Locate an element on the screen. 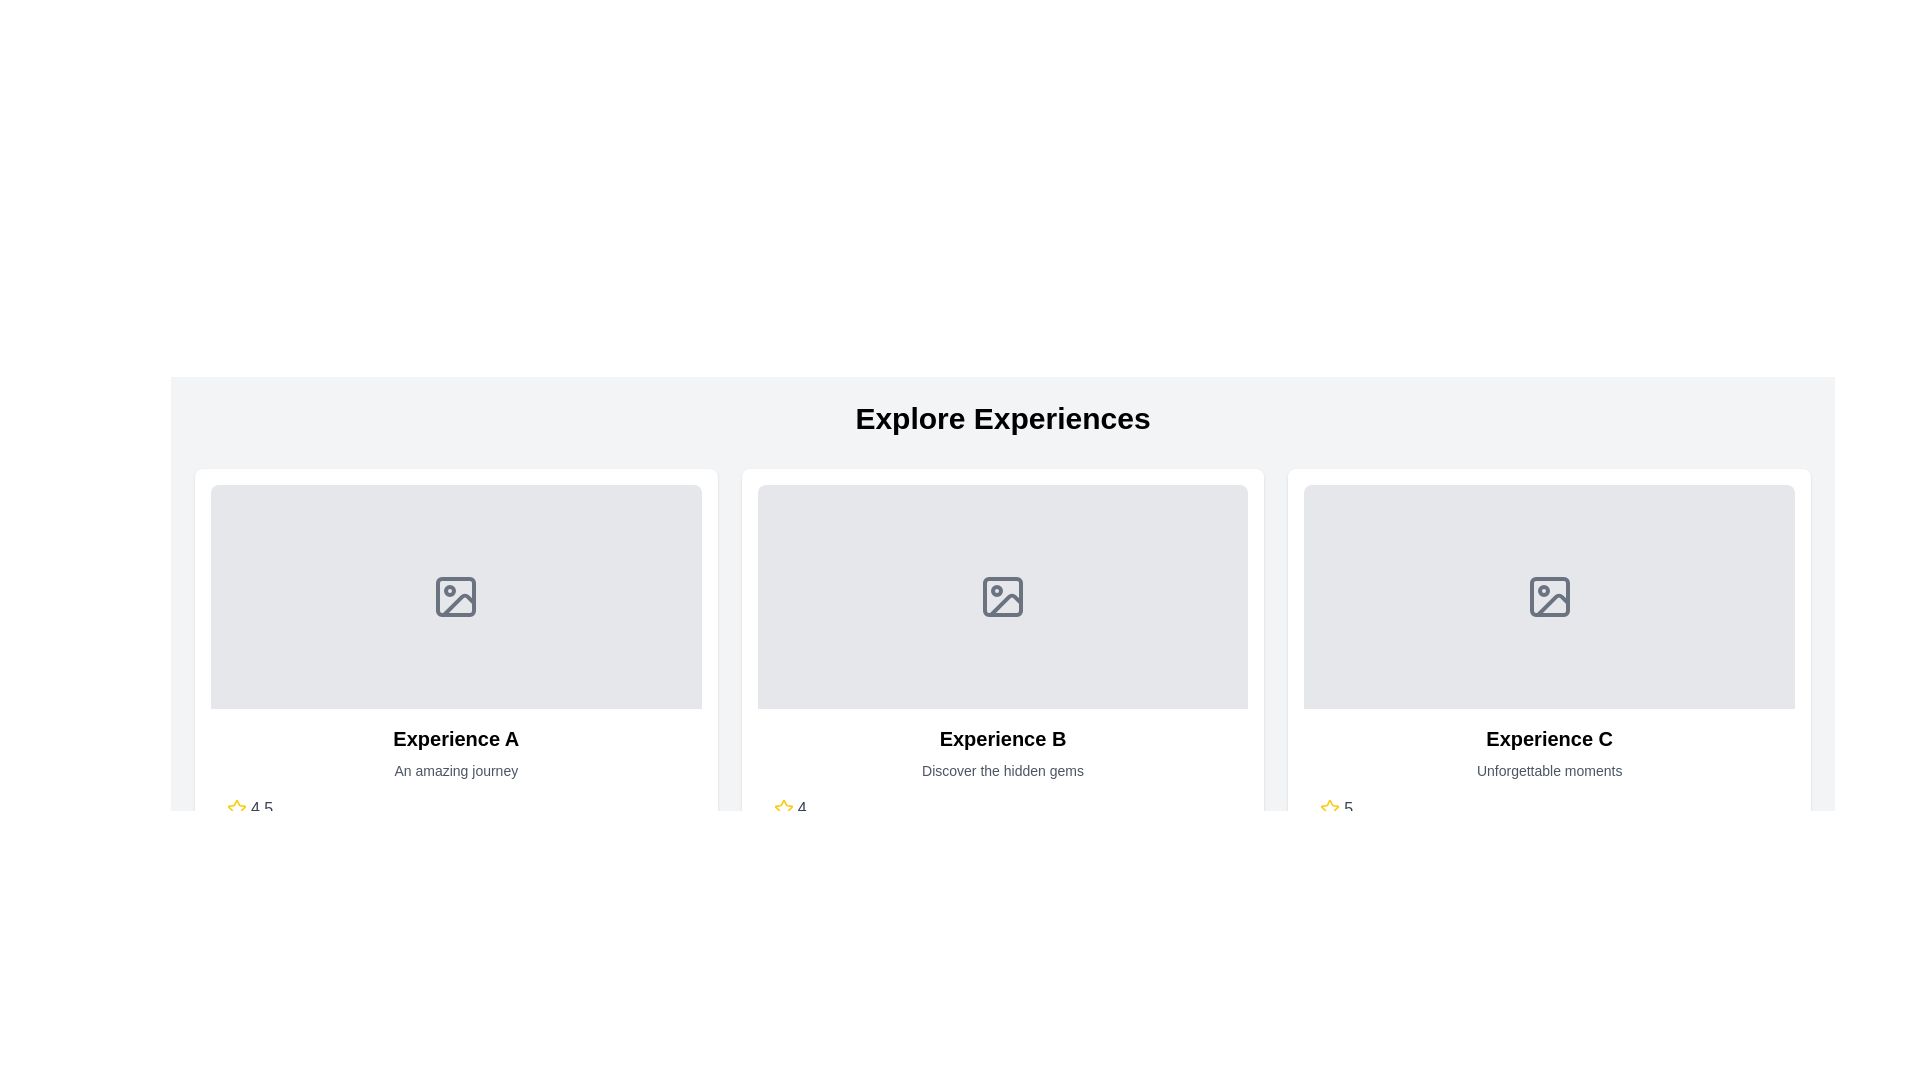  the star icon representing a high rating (5 stars) for the associated content in the 'Experience C' section, located to the left of the numeric rating value '5' is located at coordinates (1330, 808).